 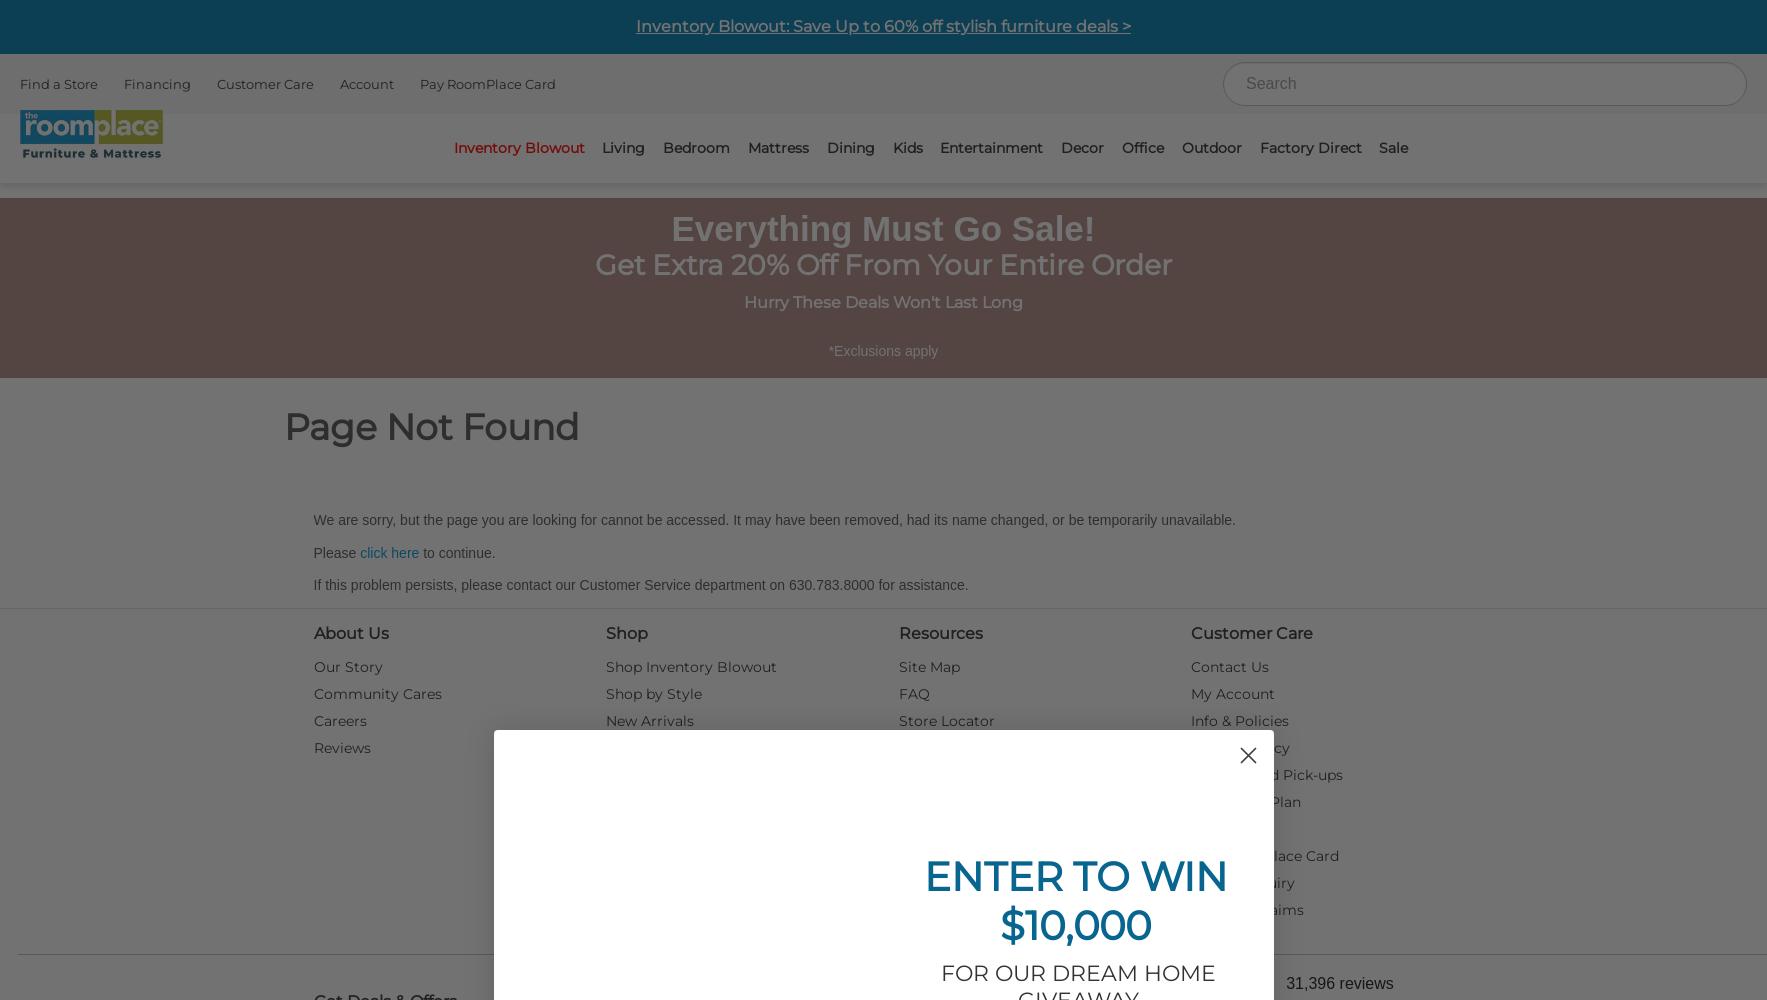 What do you see at coordinates (914, 802) in the screenshot?
I see `'Blog'` at bounding box center [914, 802].